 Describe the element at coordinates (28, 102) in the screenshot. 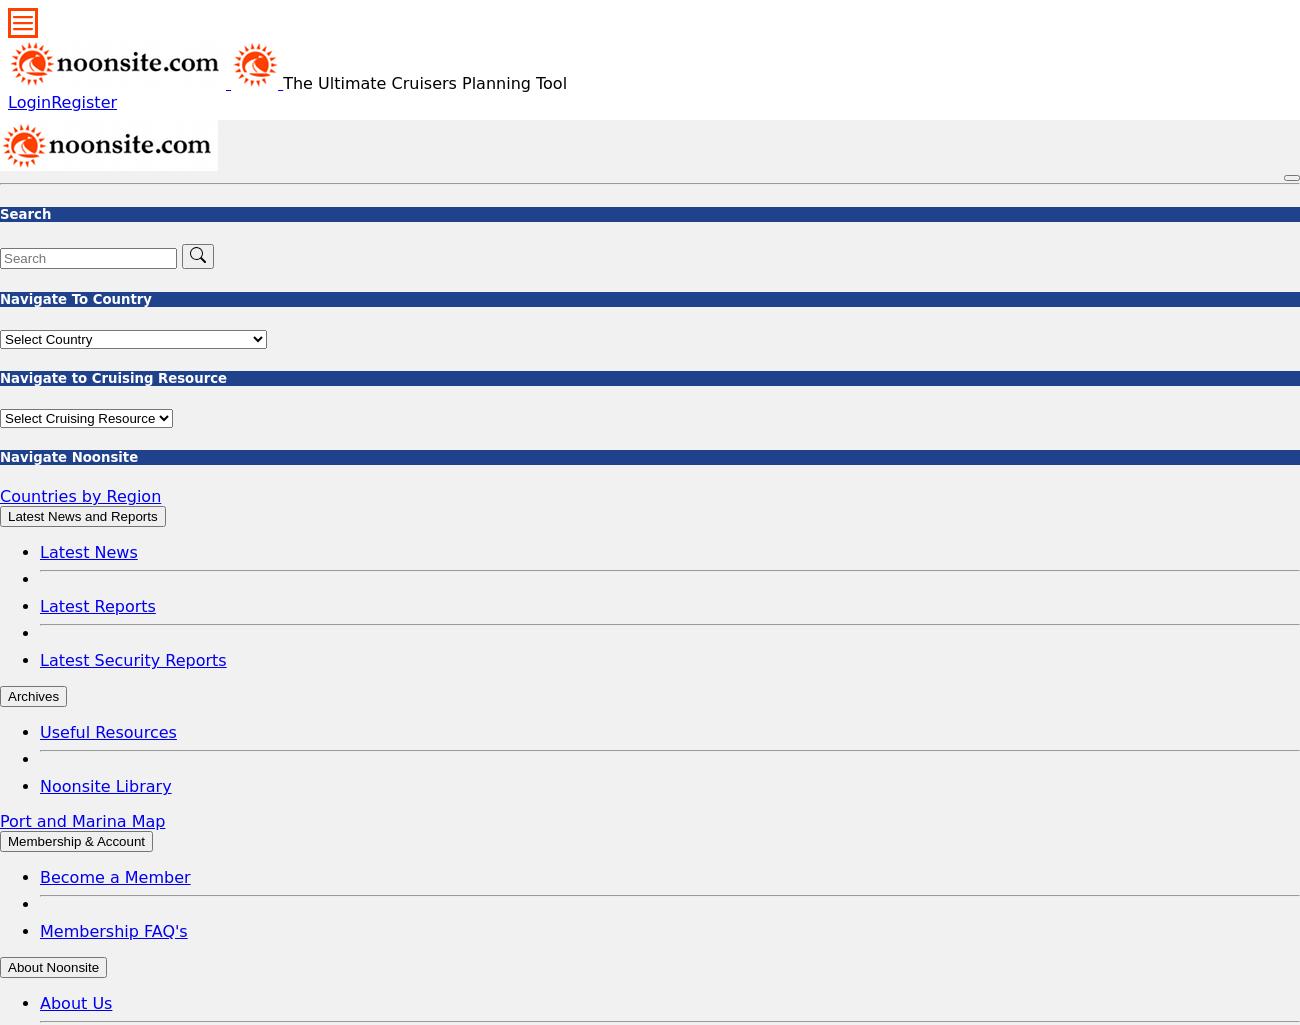

I see `'Login'` at that location.